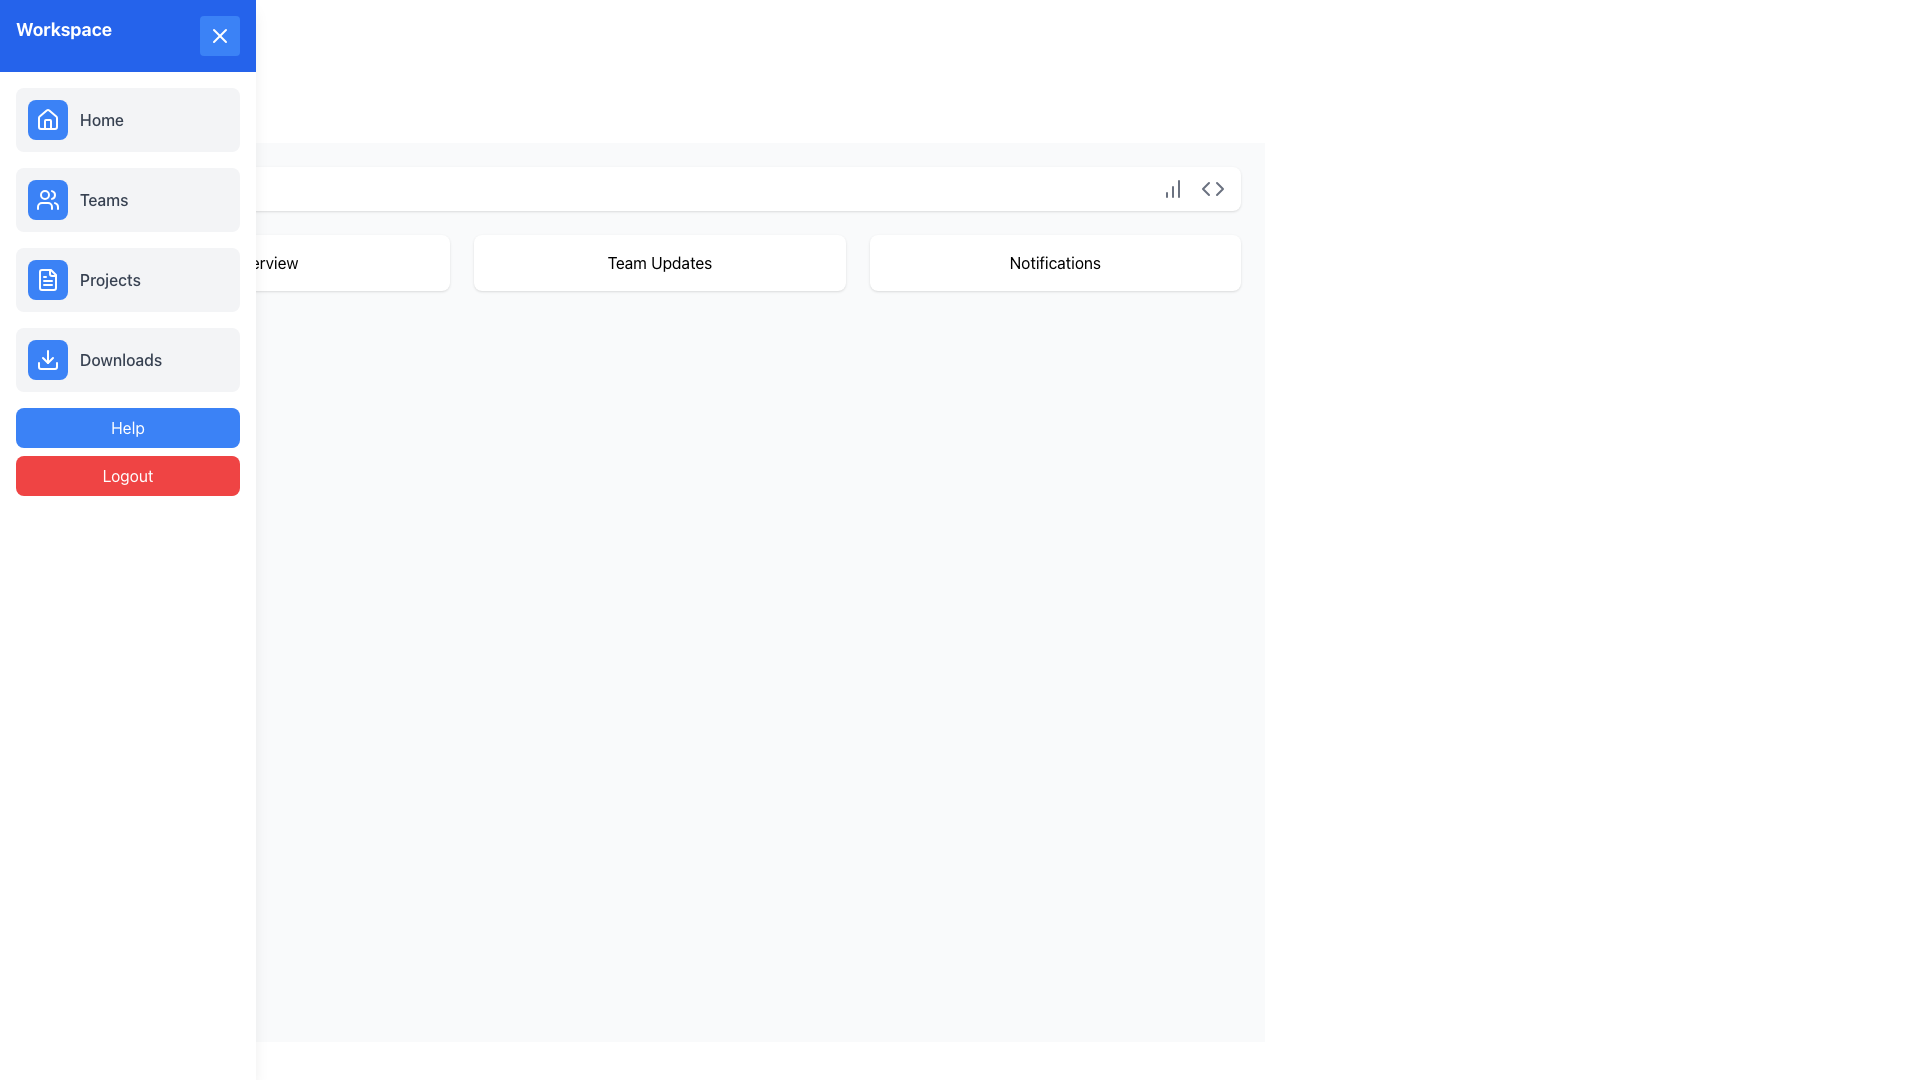 The height and width of the screenshot is (1080, 1920). I want to click on the 'Home' navigation icon located at the top of the sidebar menu, so click(48, 119).